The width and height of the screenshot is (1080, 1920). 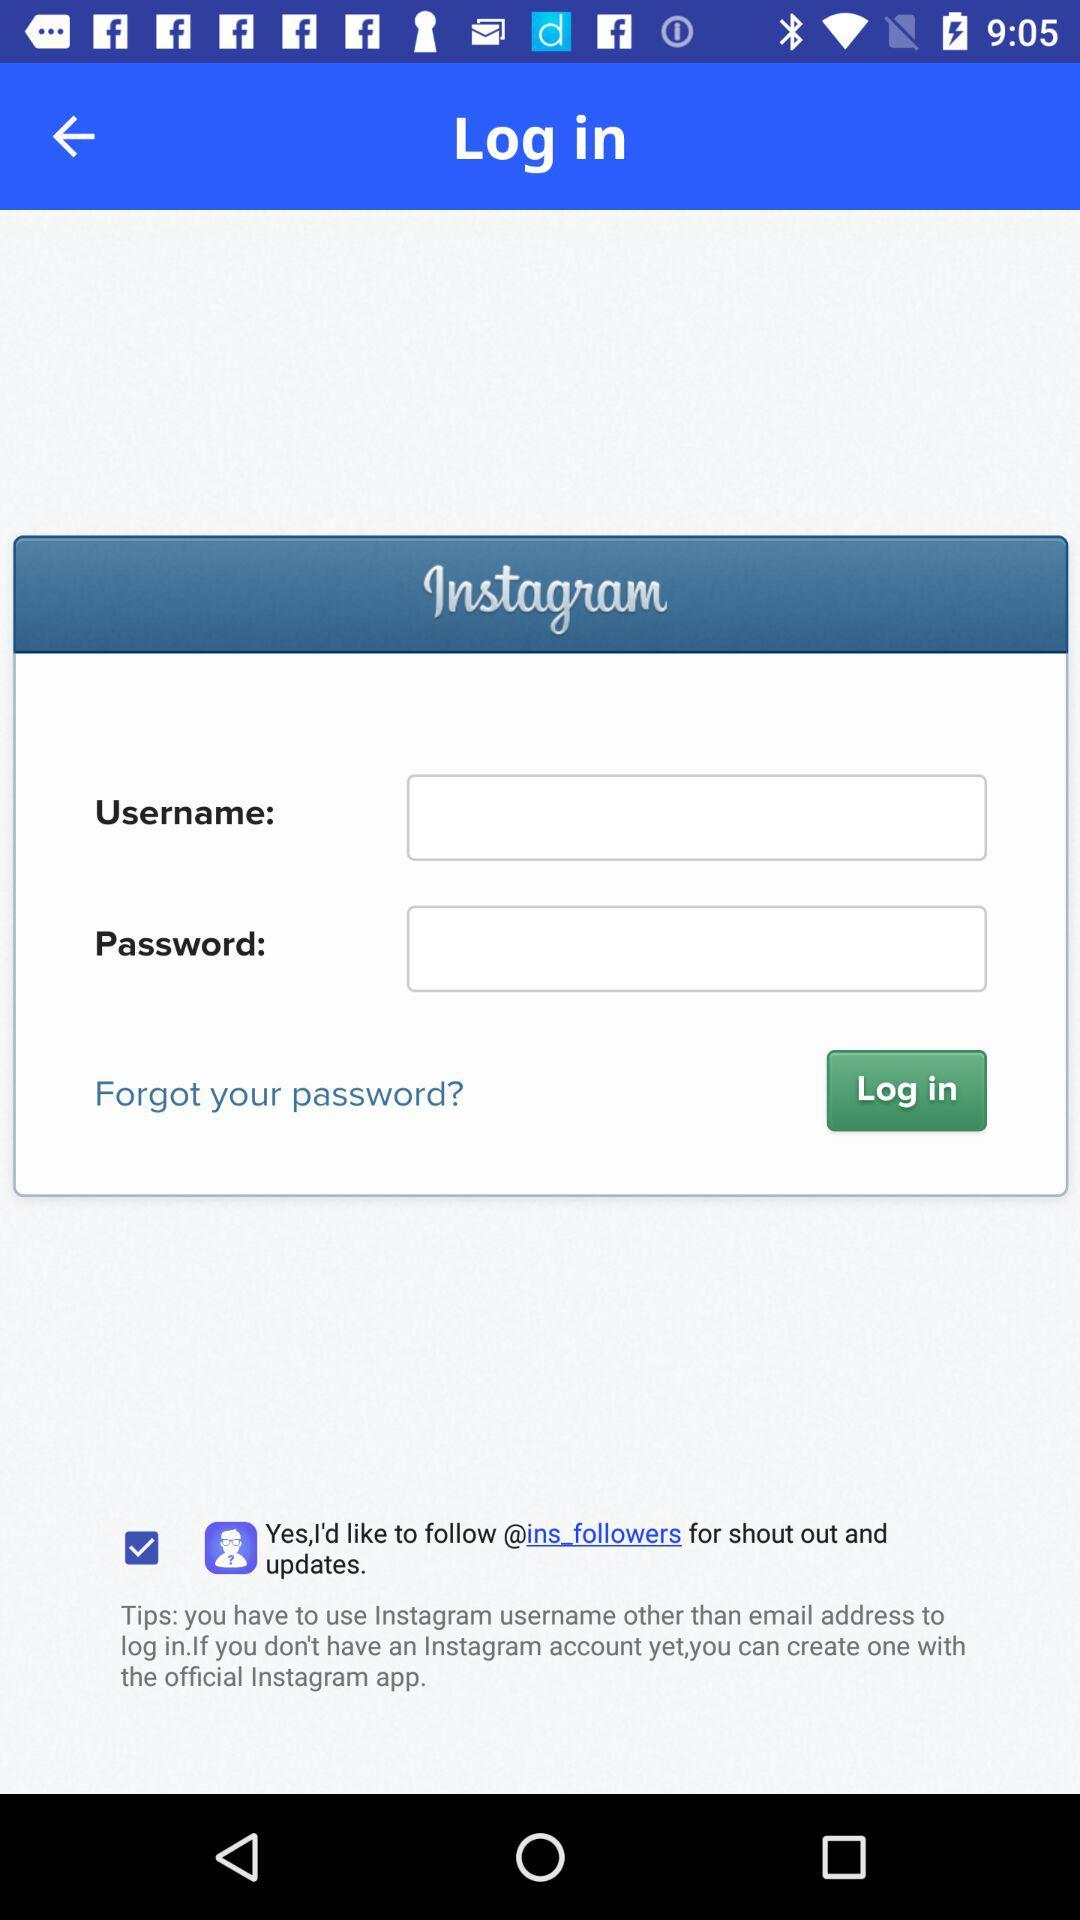 What do you see at coordinates (140, 1547) in the screenshot?
I see `accept follow` at bounding box center [140, 1547].